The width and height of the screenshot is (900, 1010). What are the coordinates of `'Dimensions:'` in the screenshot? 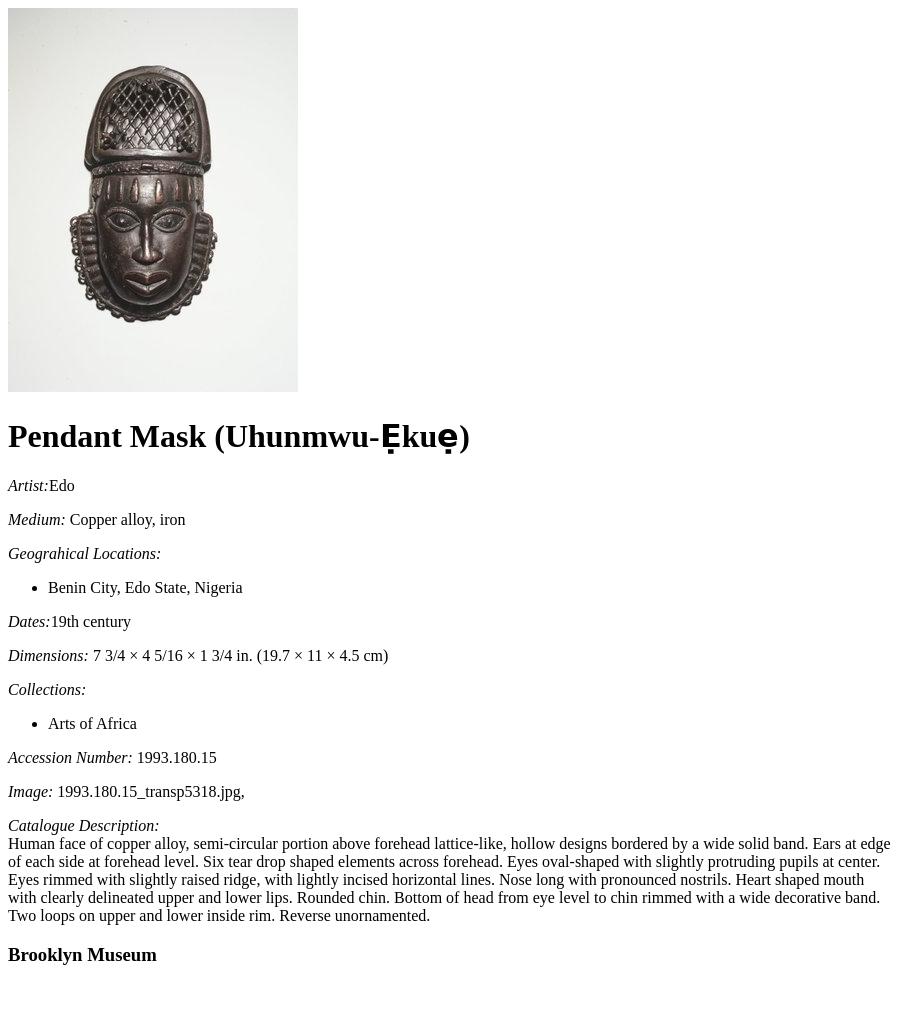 It's located at (46, 653).